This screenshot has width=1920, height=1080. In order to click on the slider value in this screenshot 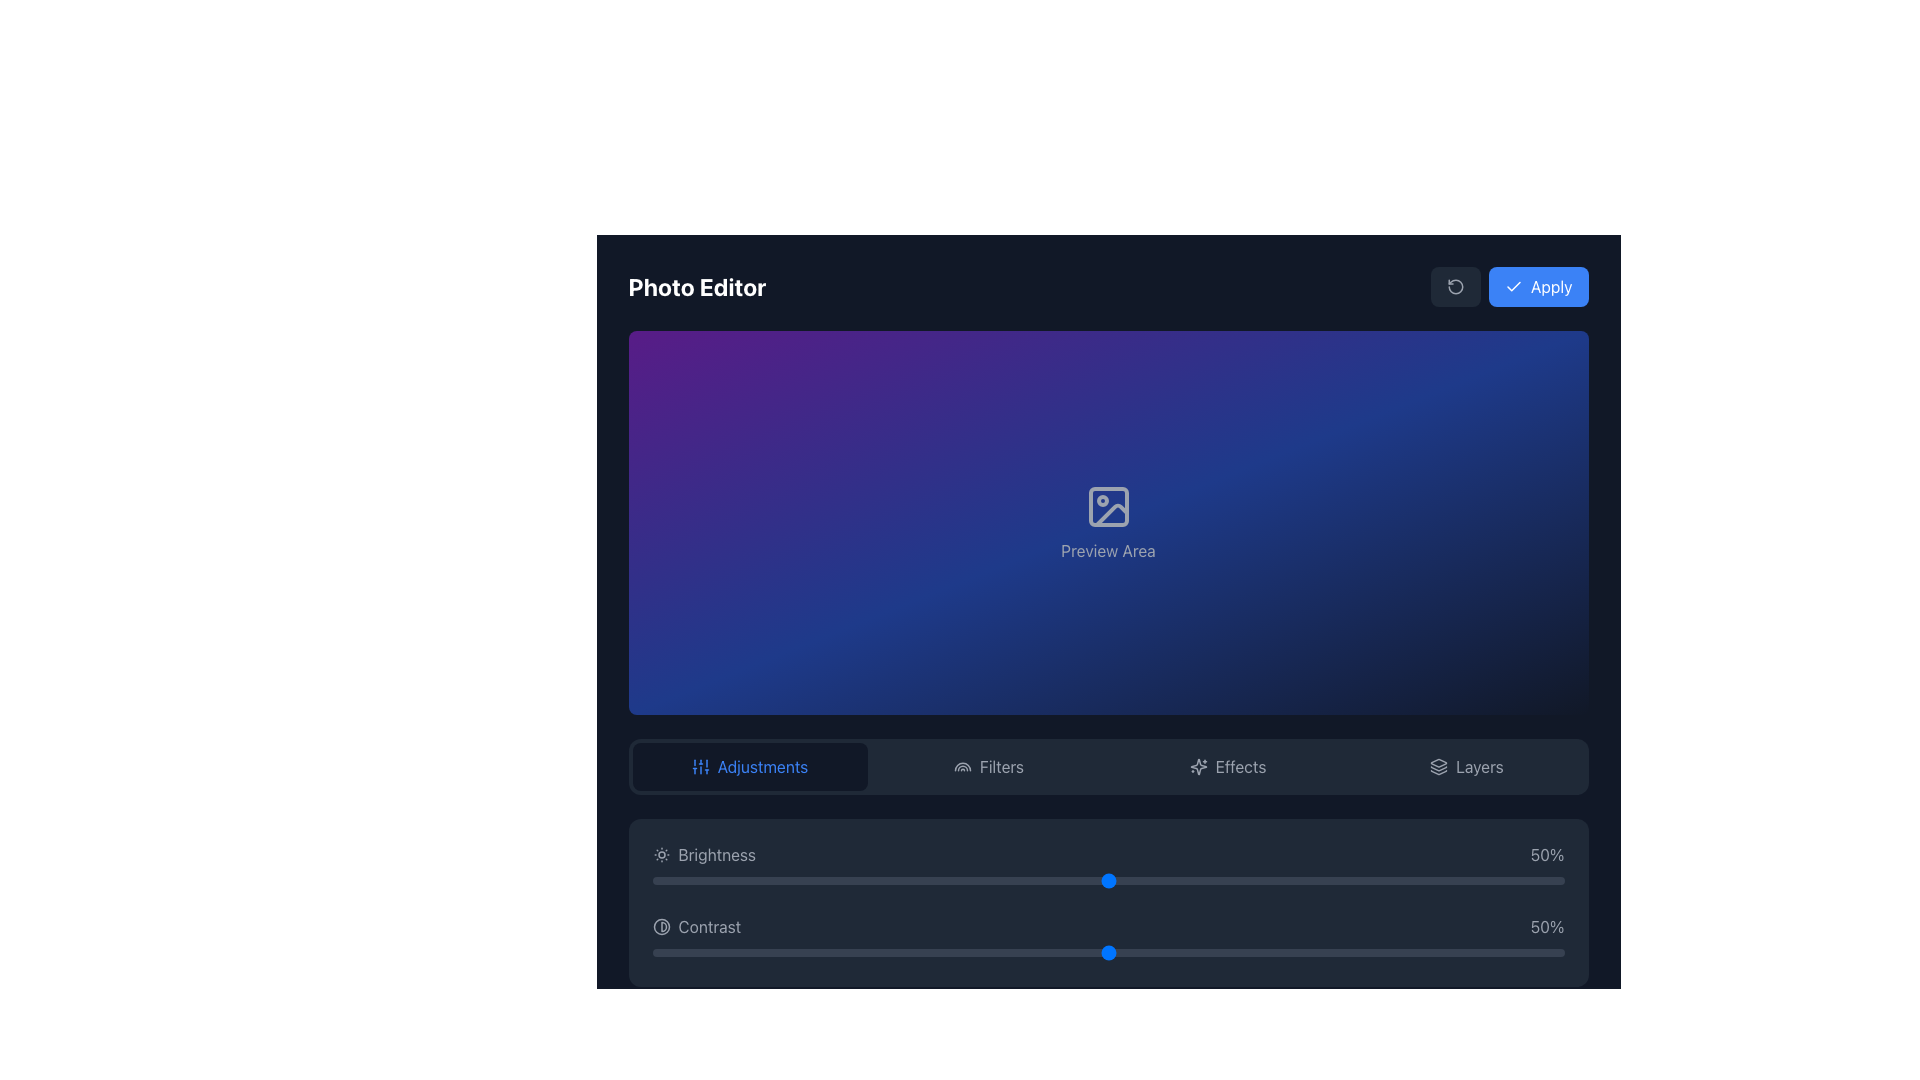, I will do `click(825, 879)`.